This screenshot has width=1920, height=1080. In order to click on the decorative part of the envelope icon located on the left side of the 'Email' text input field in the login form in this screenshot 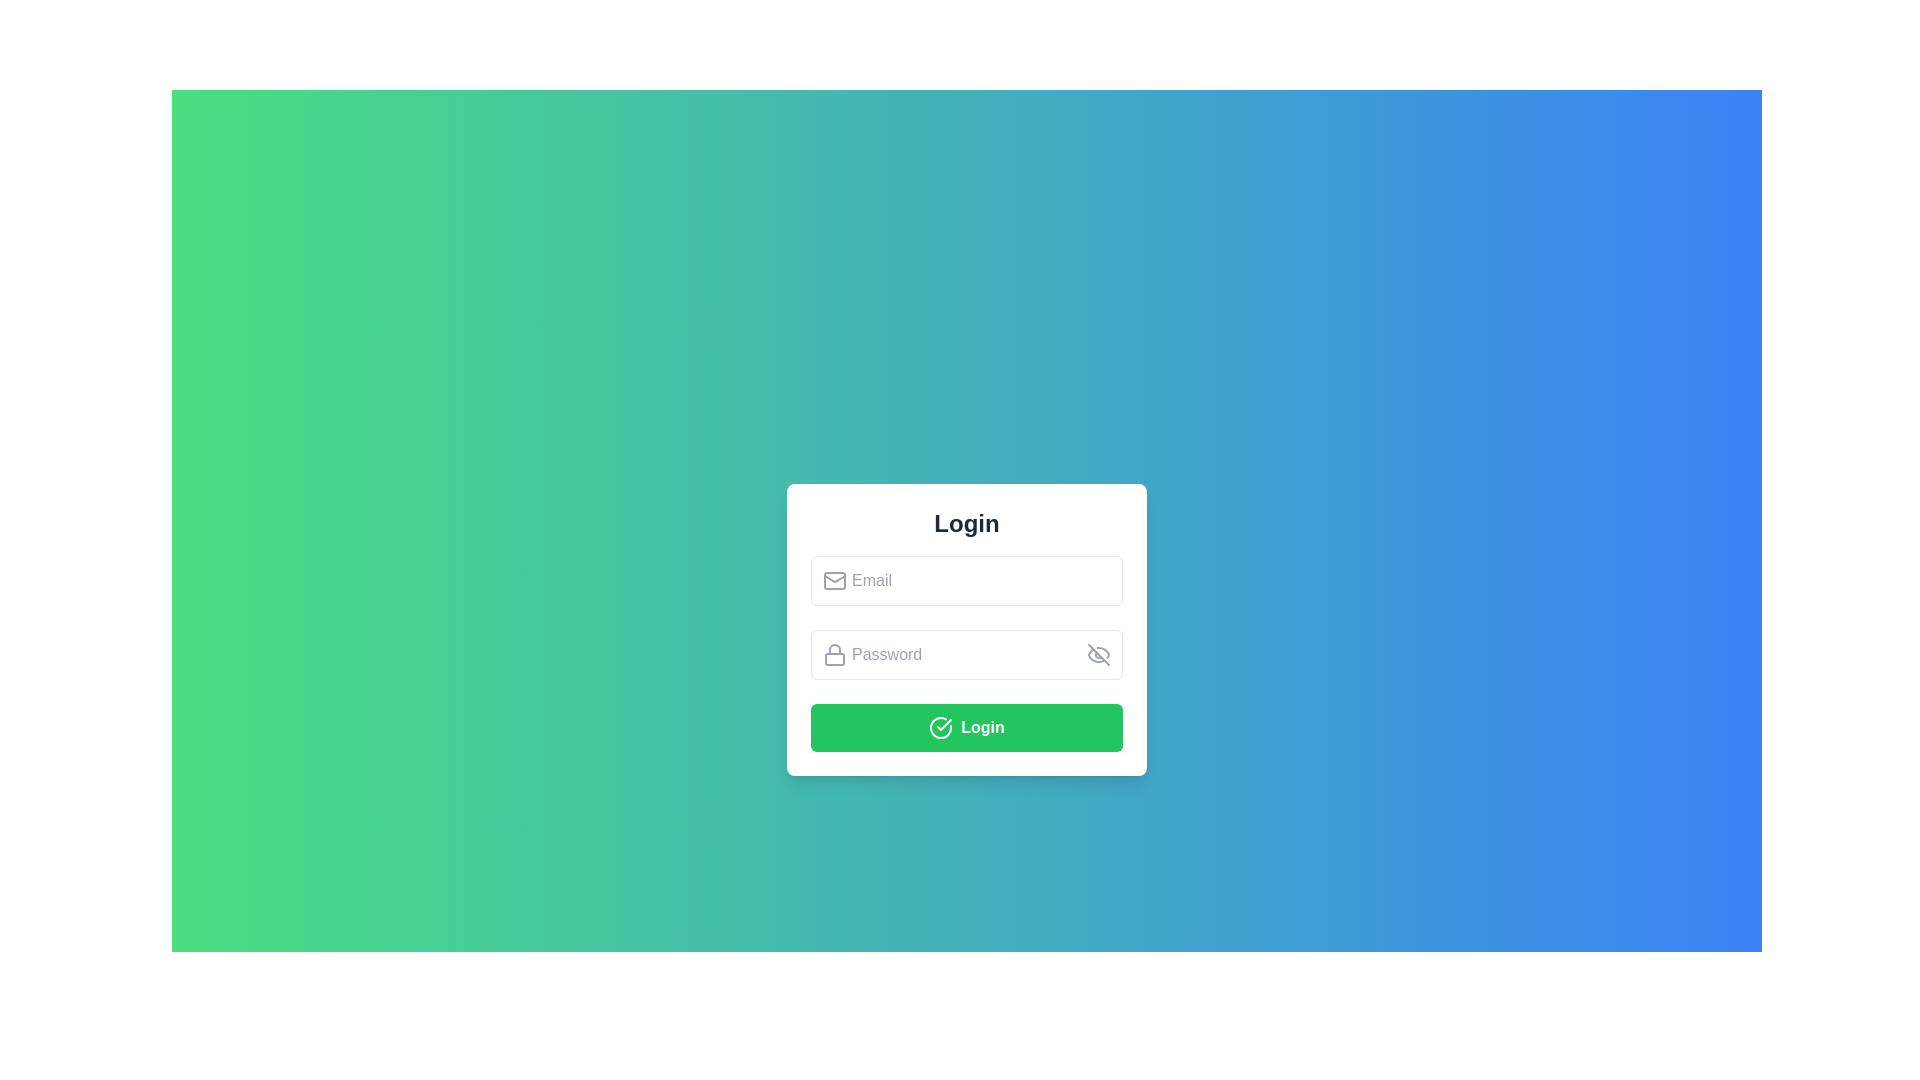, I will do `click(835, 579)`.